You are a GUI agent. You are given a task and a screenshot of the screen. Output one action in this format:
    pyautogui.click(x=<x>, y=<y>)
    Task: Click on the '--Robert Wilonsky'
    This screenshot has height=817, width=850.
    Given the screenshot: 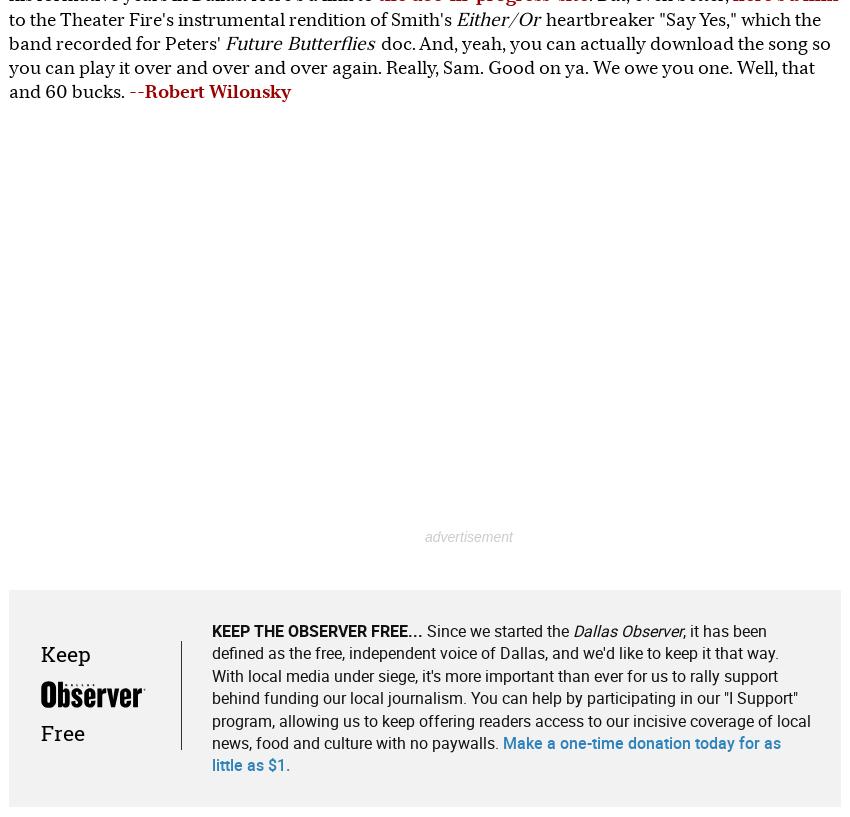 What is the action you would take?
    pyautogui.click(x=209, y=91)
    